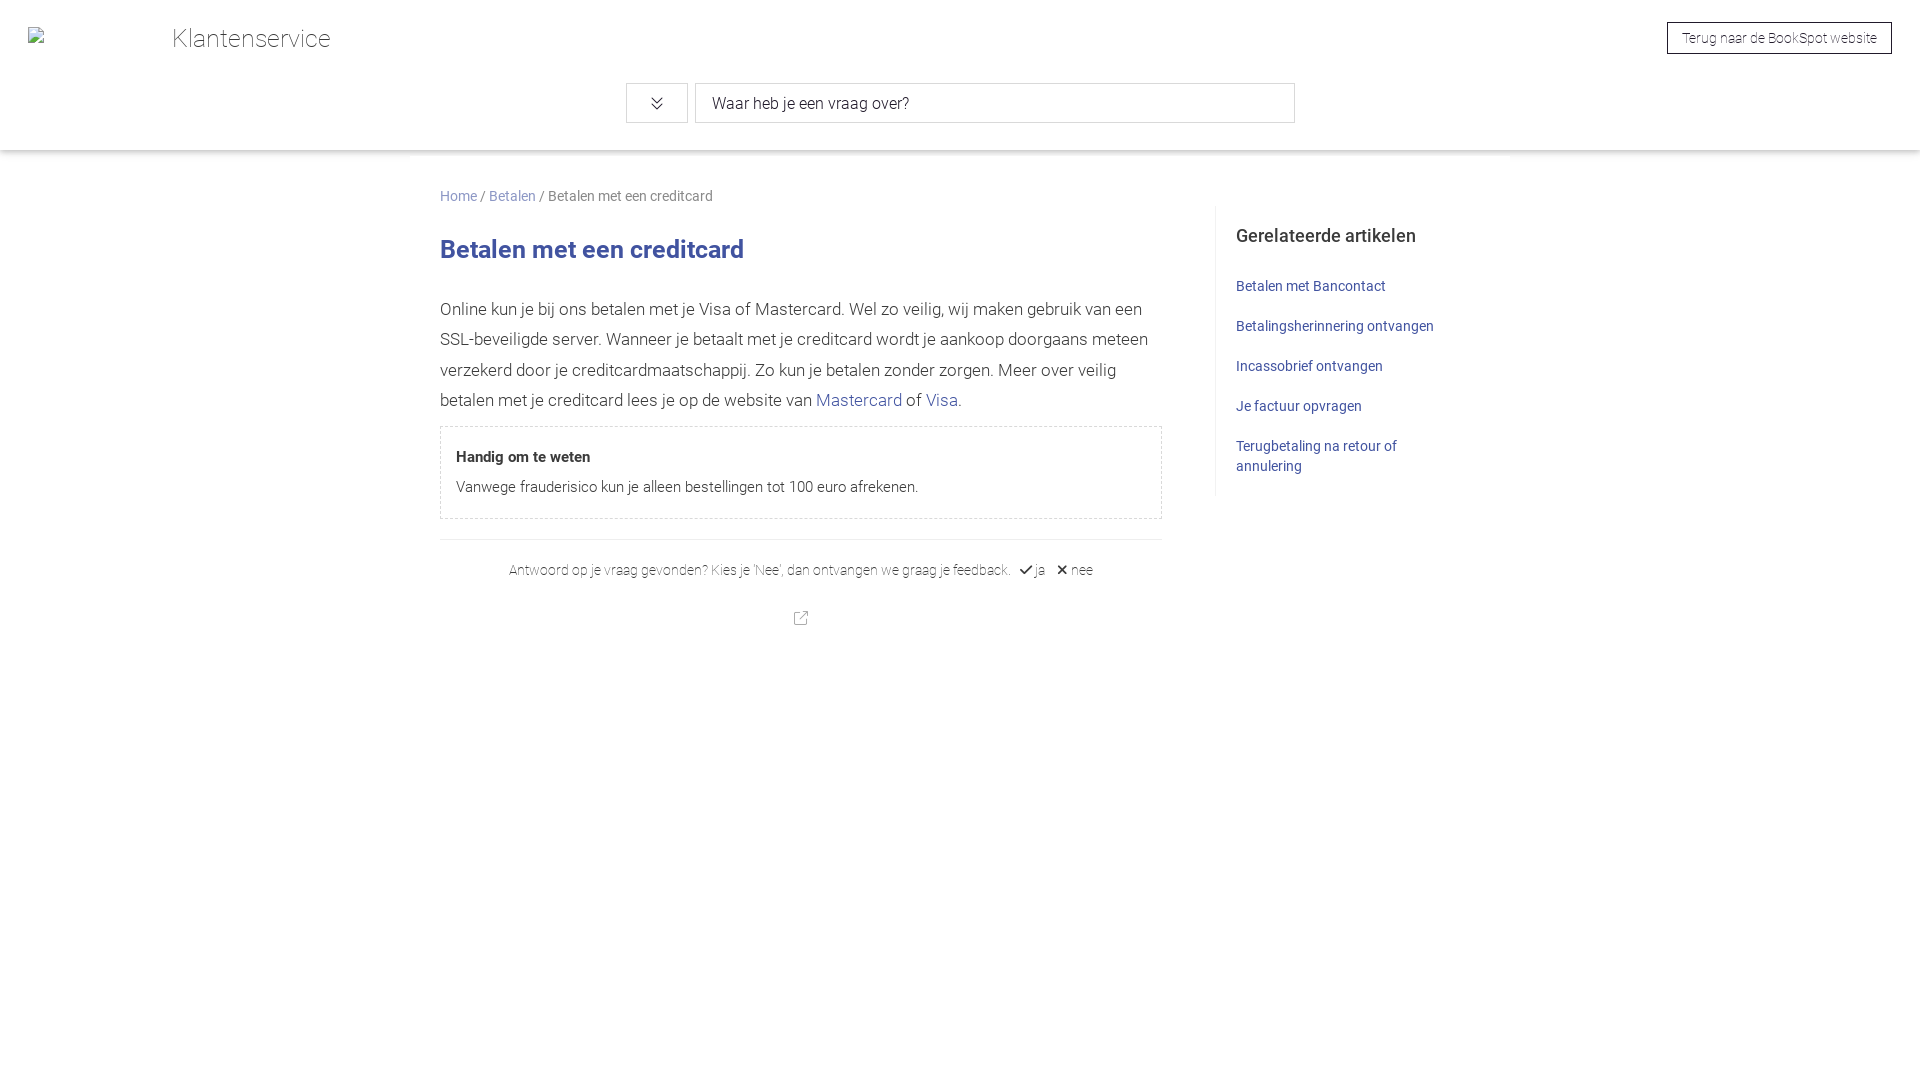 The width and height of the screenshot is (1920, 1080). Describe the element at coordinates (1316, 455) in the screenshot. I see `'Terugbetaling na retour of annulering'` at that location.